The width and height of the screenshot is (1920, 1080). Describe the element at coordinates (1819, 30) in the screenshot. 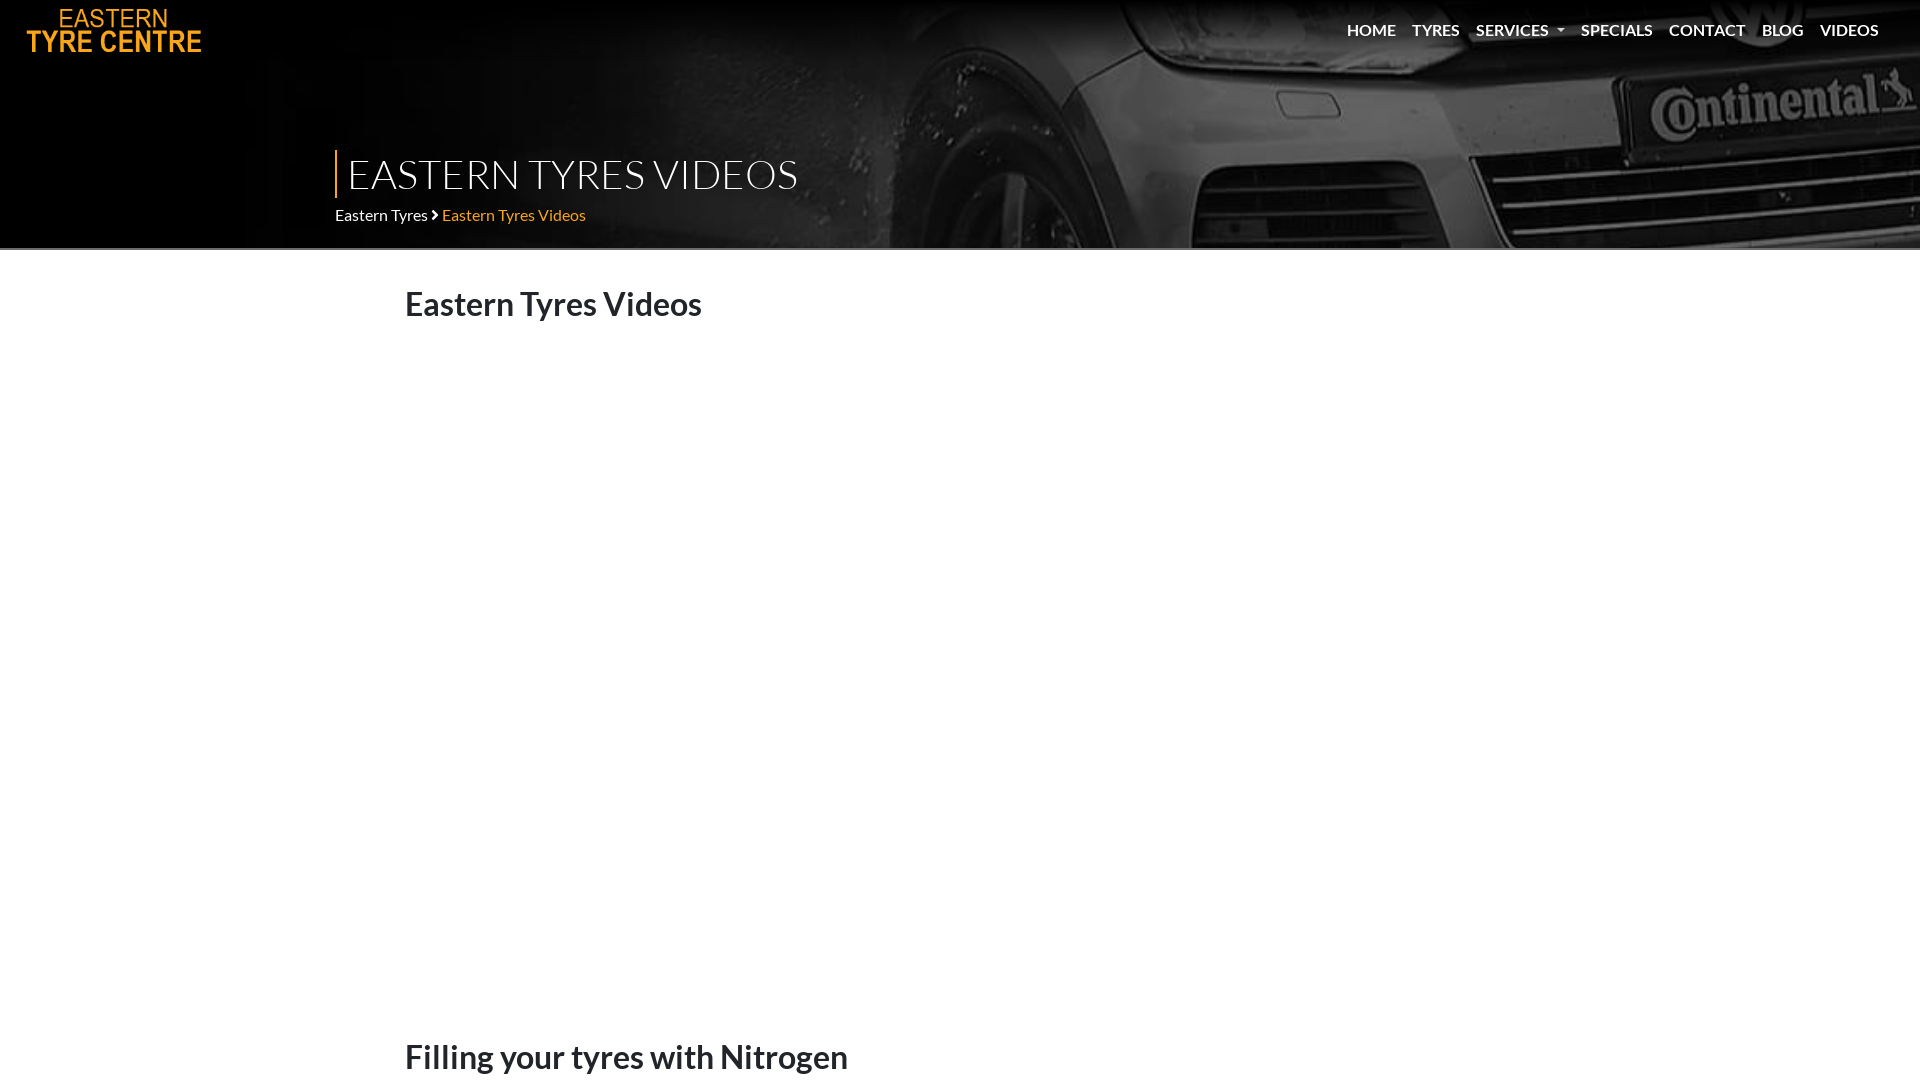

I see `'VIDEOS'` at that location.